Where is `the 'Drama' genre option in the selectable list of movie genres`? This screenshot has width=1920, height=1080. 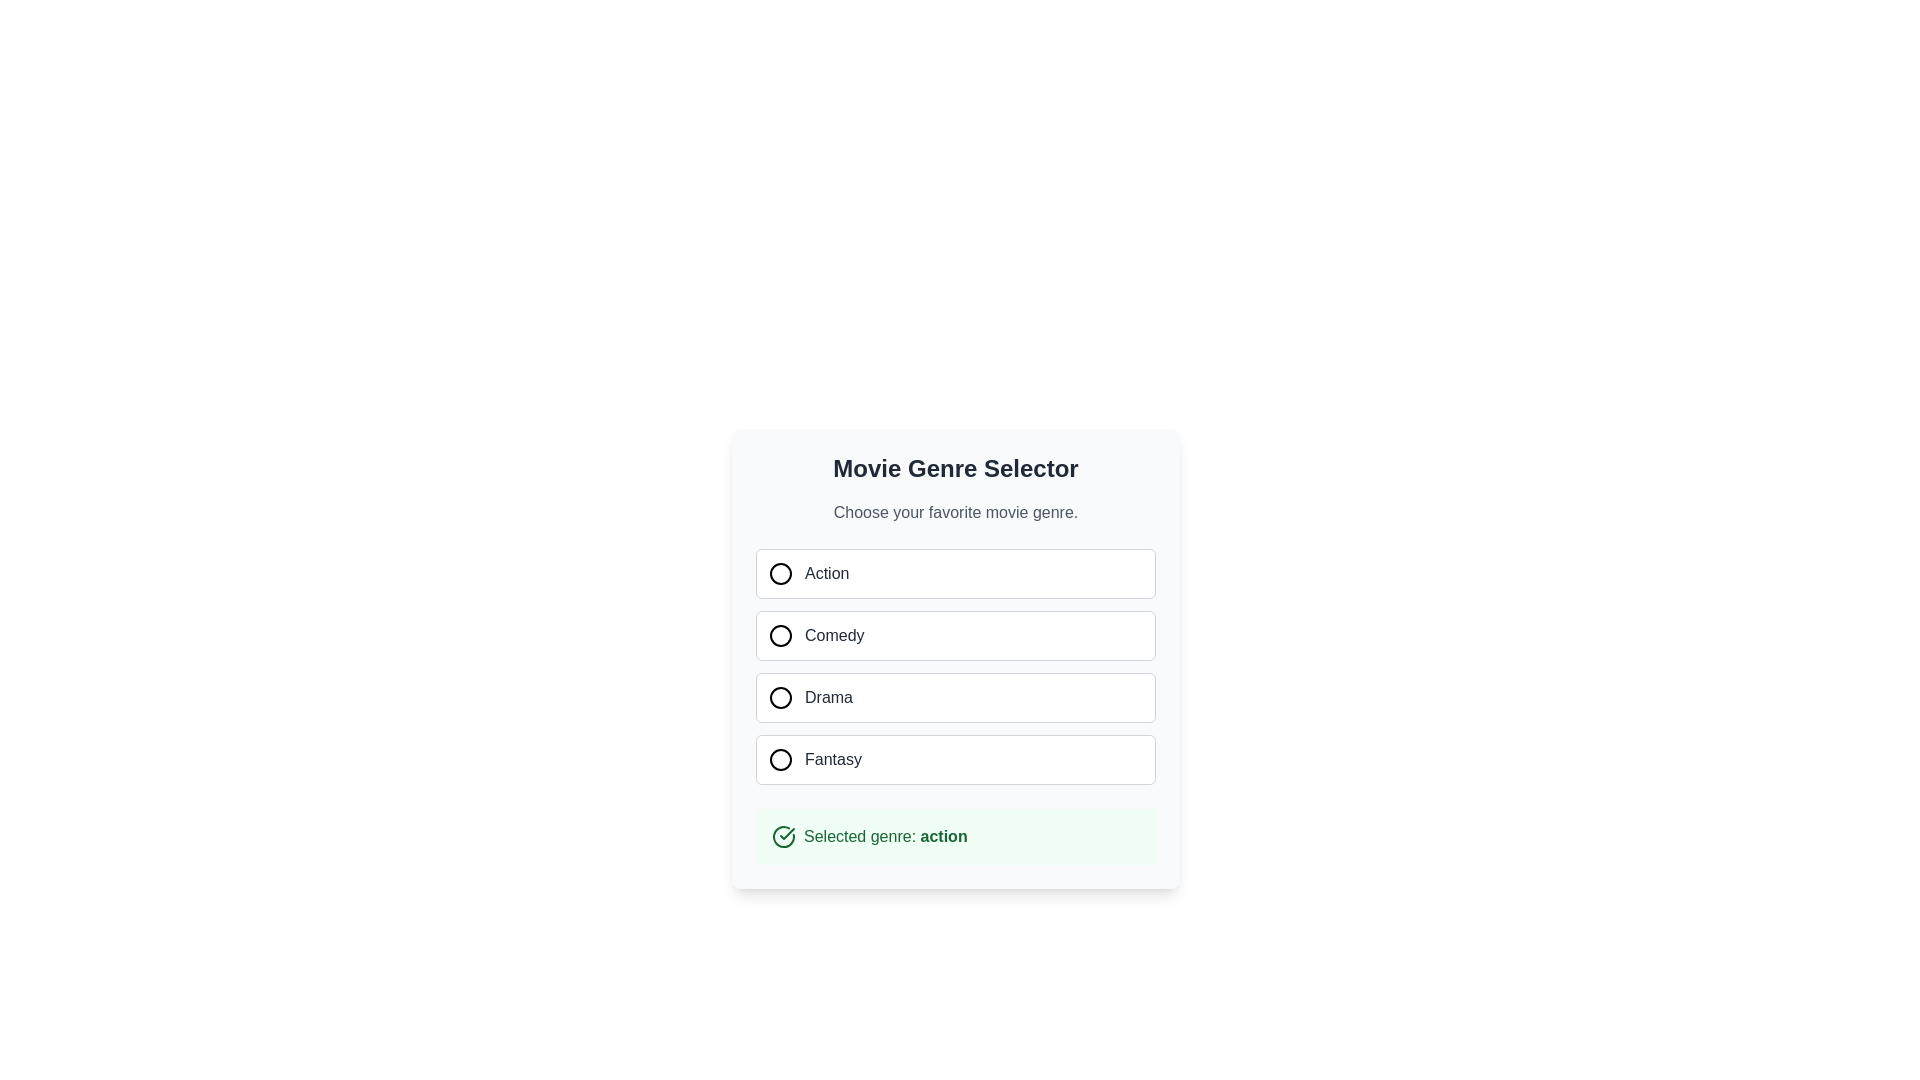 the 'Drama' genre option in the selectable list of movie genres is located at coordinates (954, 697).